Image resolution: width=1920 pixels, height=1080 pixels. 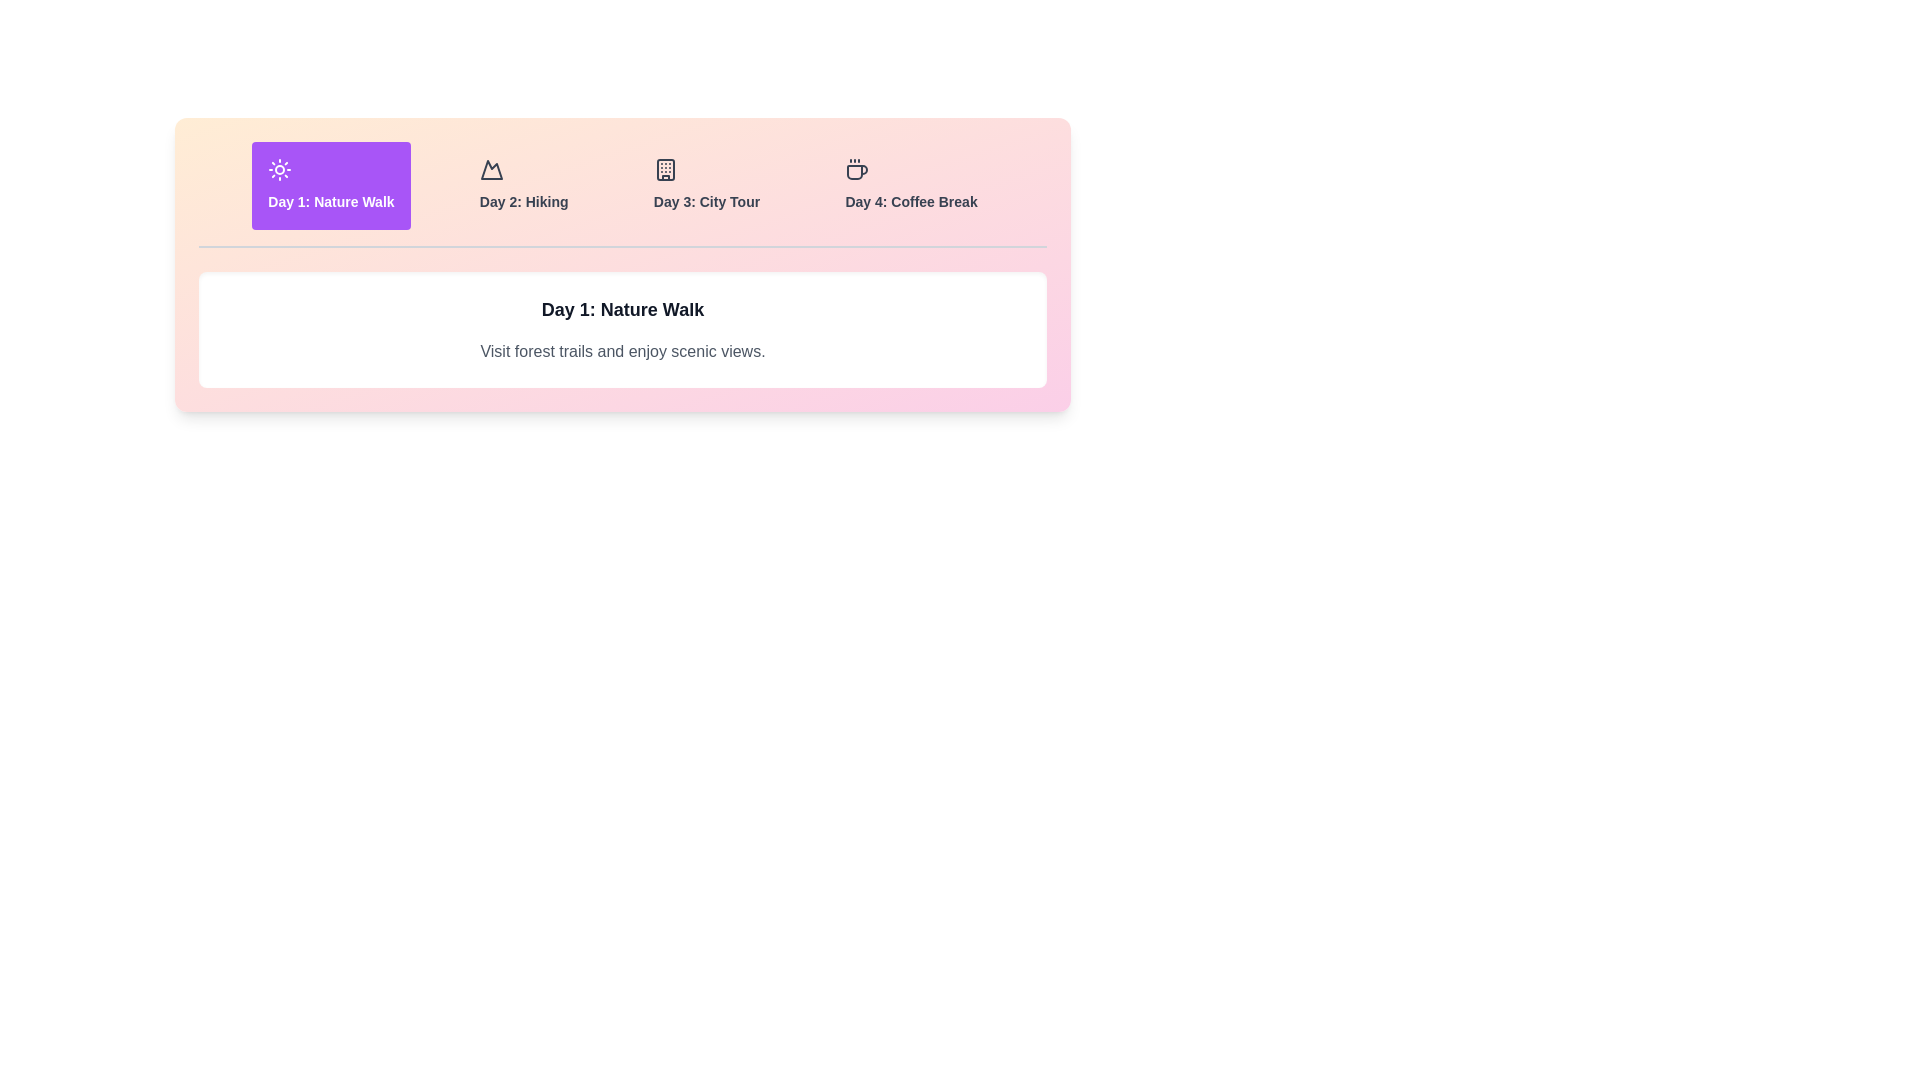 What do you see at coordinates (524, 185) in the screenshot?
I see `the tab for Day 2: Hiking to view its itinerary` at bounding box center [524, 185].